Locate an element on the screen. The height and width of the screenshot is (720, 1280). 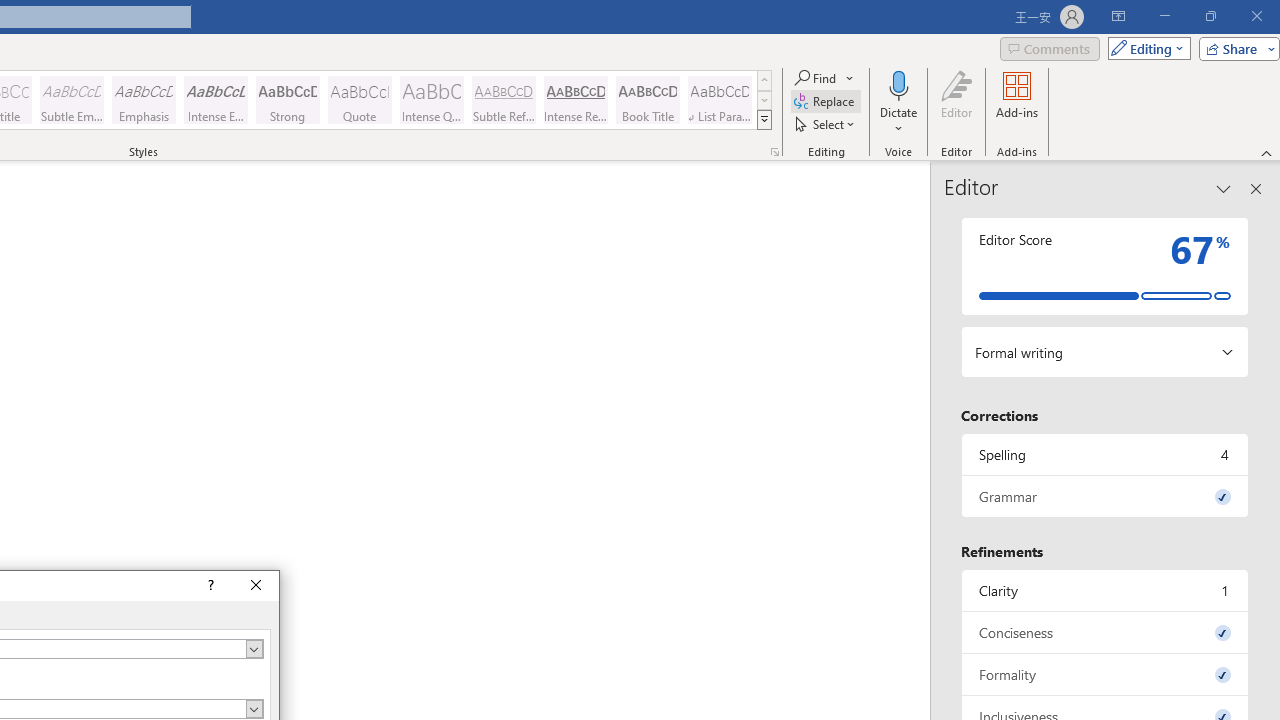
'Editor Score 67%' is located at coordinates (1104, 265).